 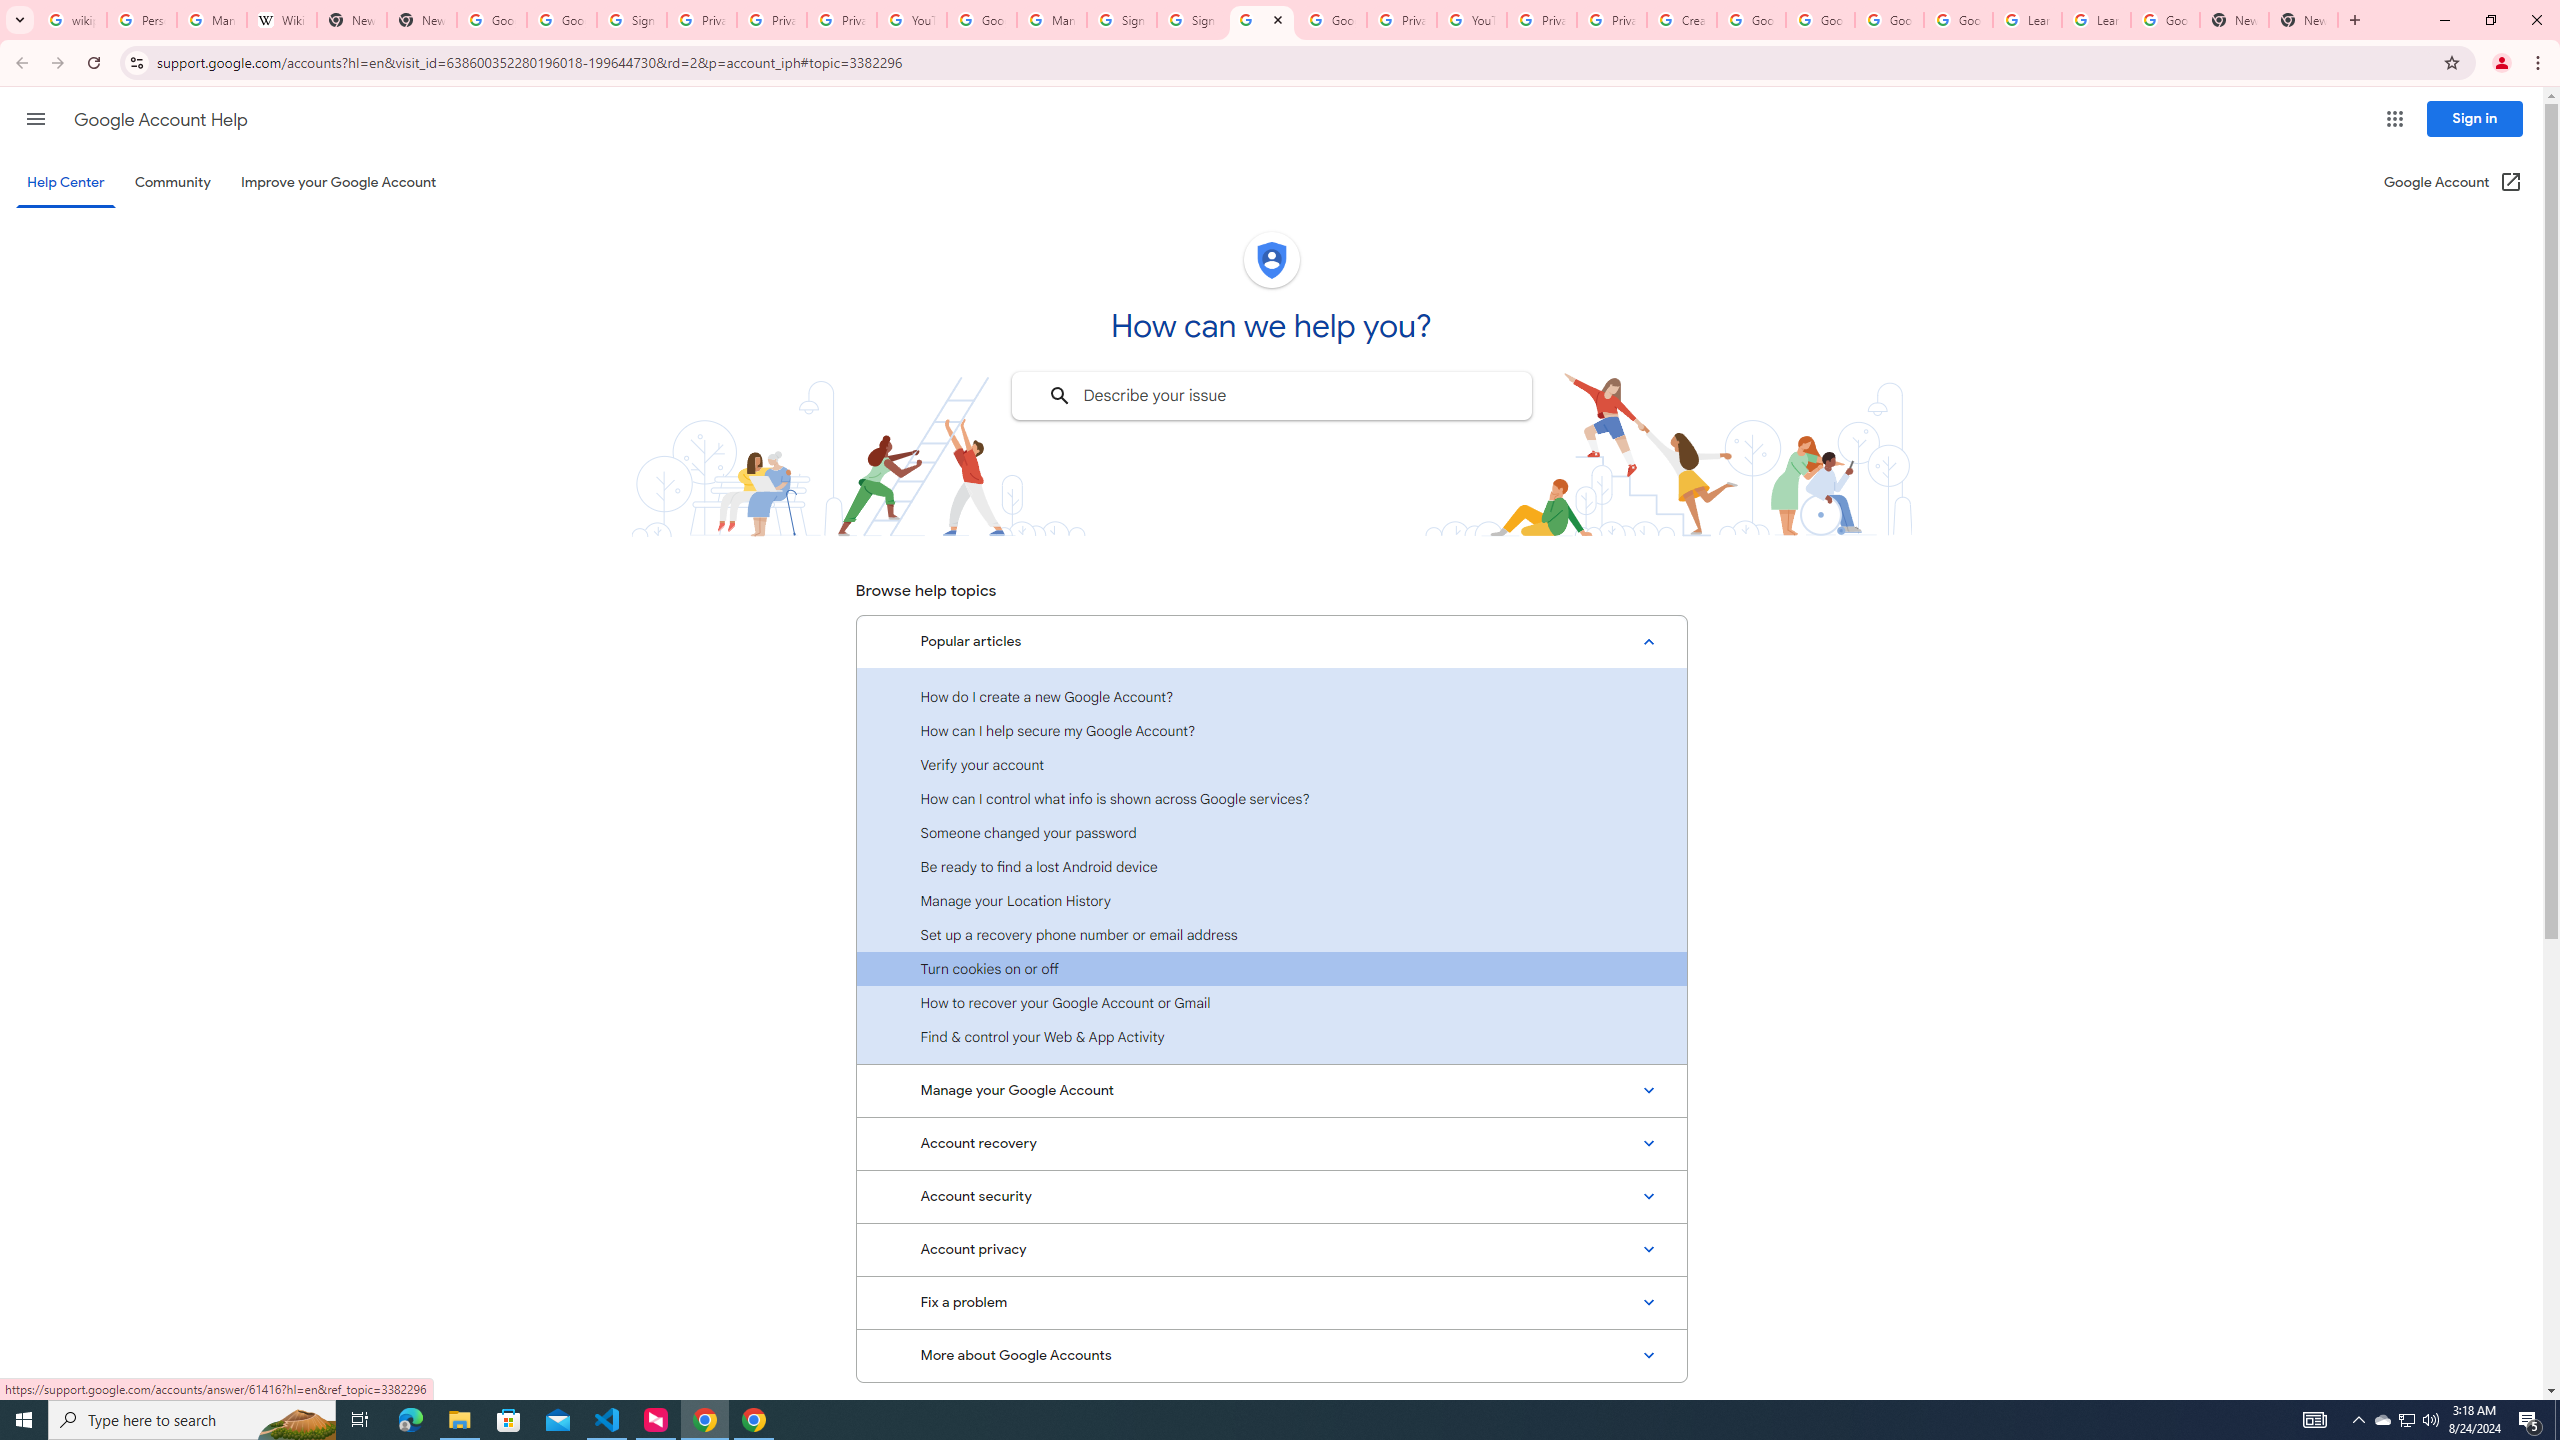 I want to click on 'Popular articles, Expanded list with 11 items', so click(x=1271, y=642).